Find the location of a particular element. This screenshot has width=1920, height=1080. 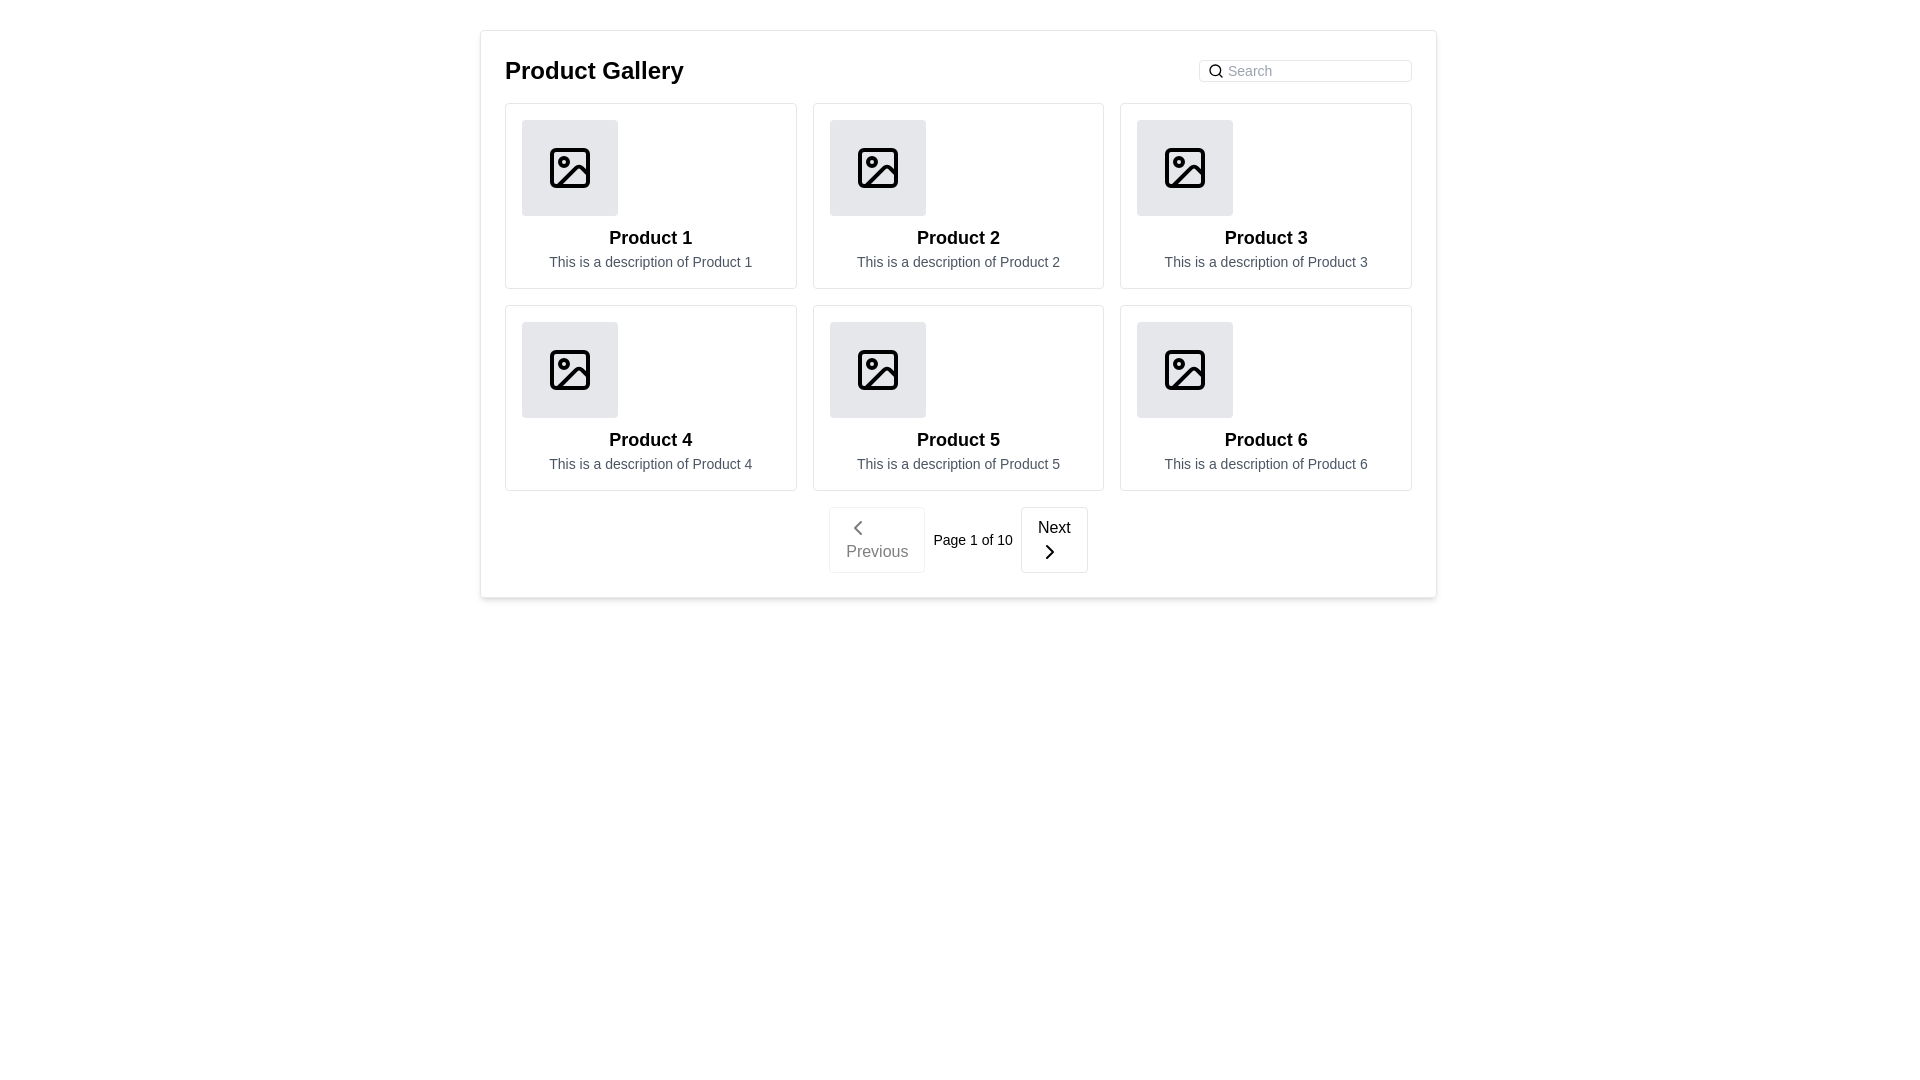

the text label for 'Product 2' in the product gallery is located at coordinates (957, 237).